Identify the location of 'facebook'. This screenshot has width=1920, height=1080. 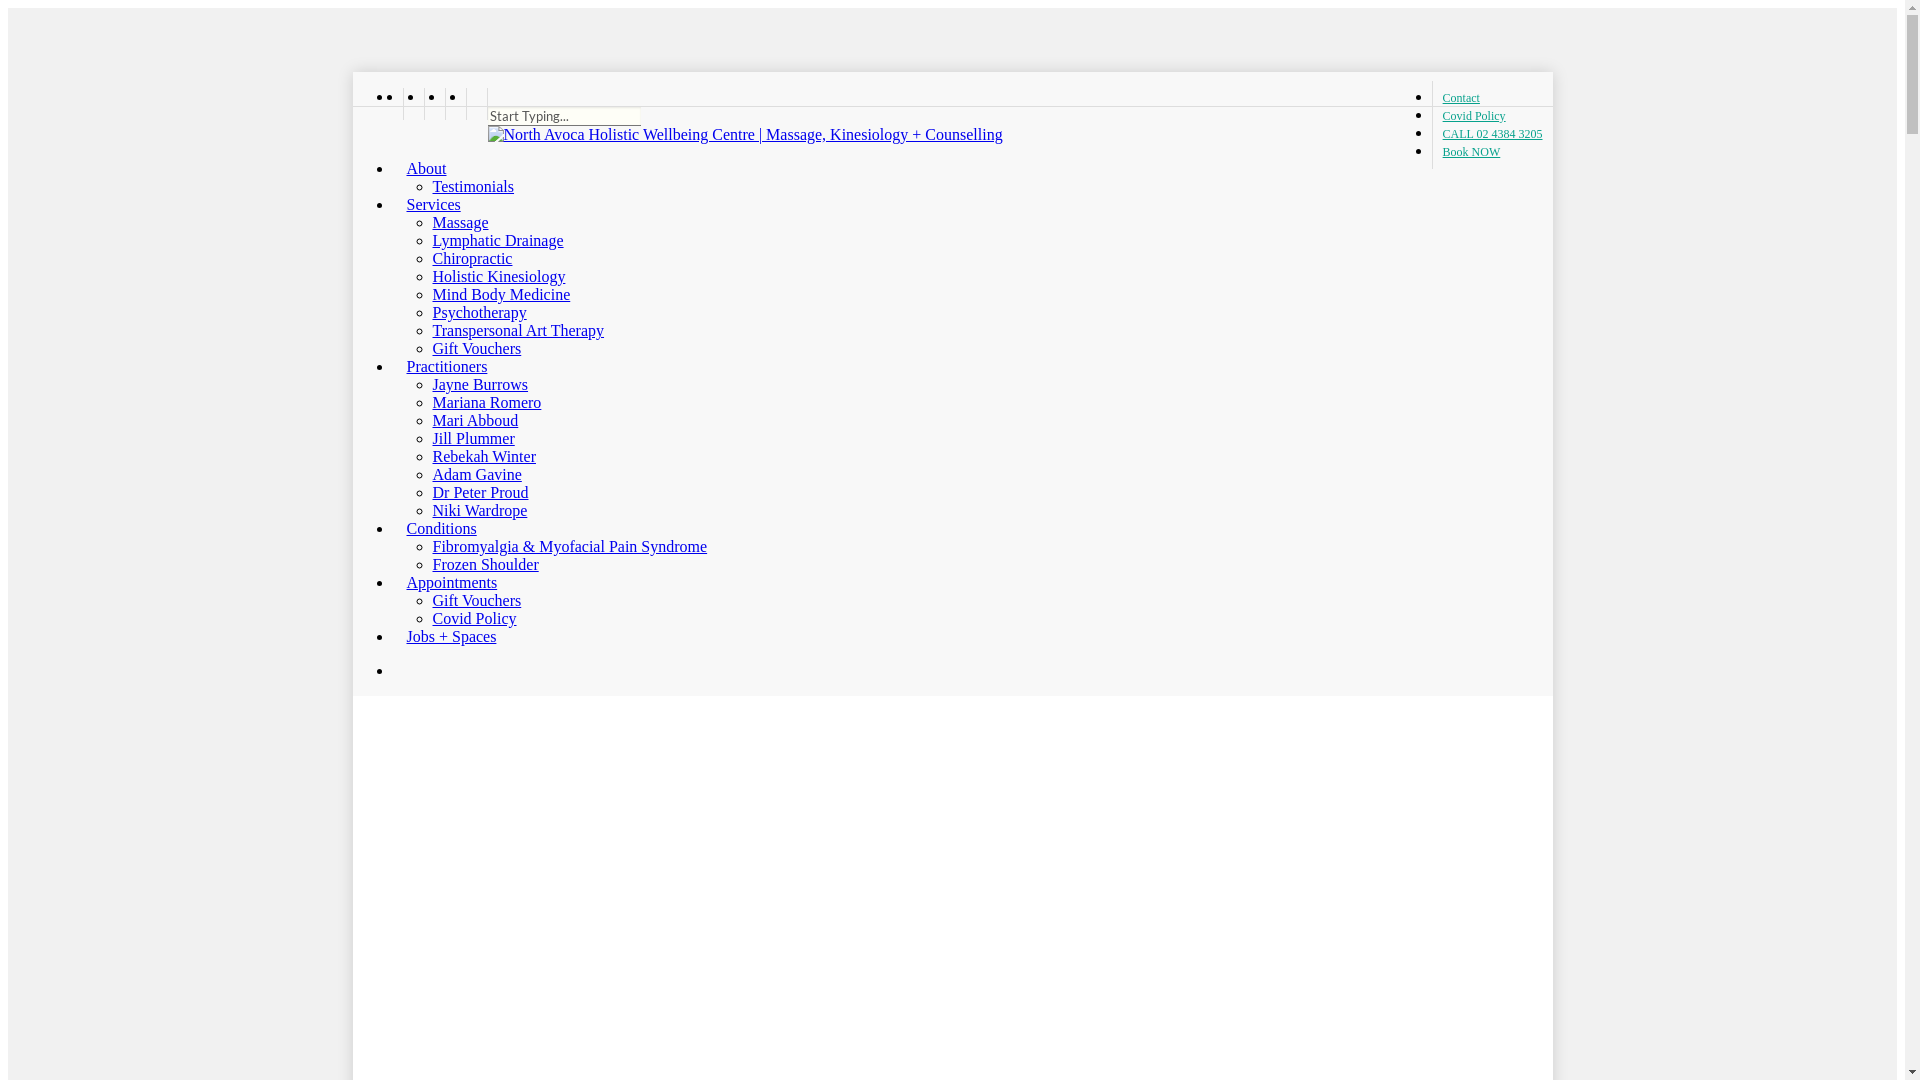
(411, 104).